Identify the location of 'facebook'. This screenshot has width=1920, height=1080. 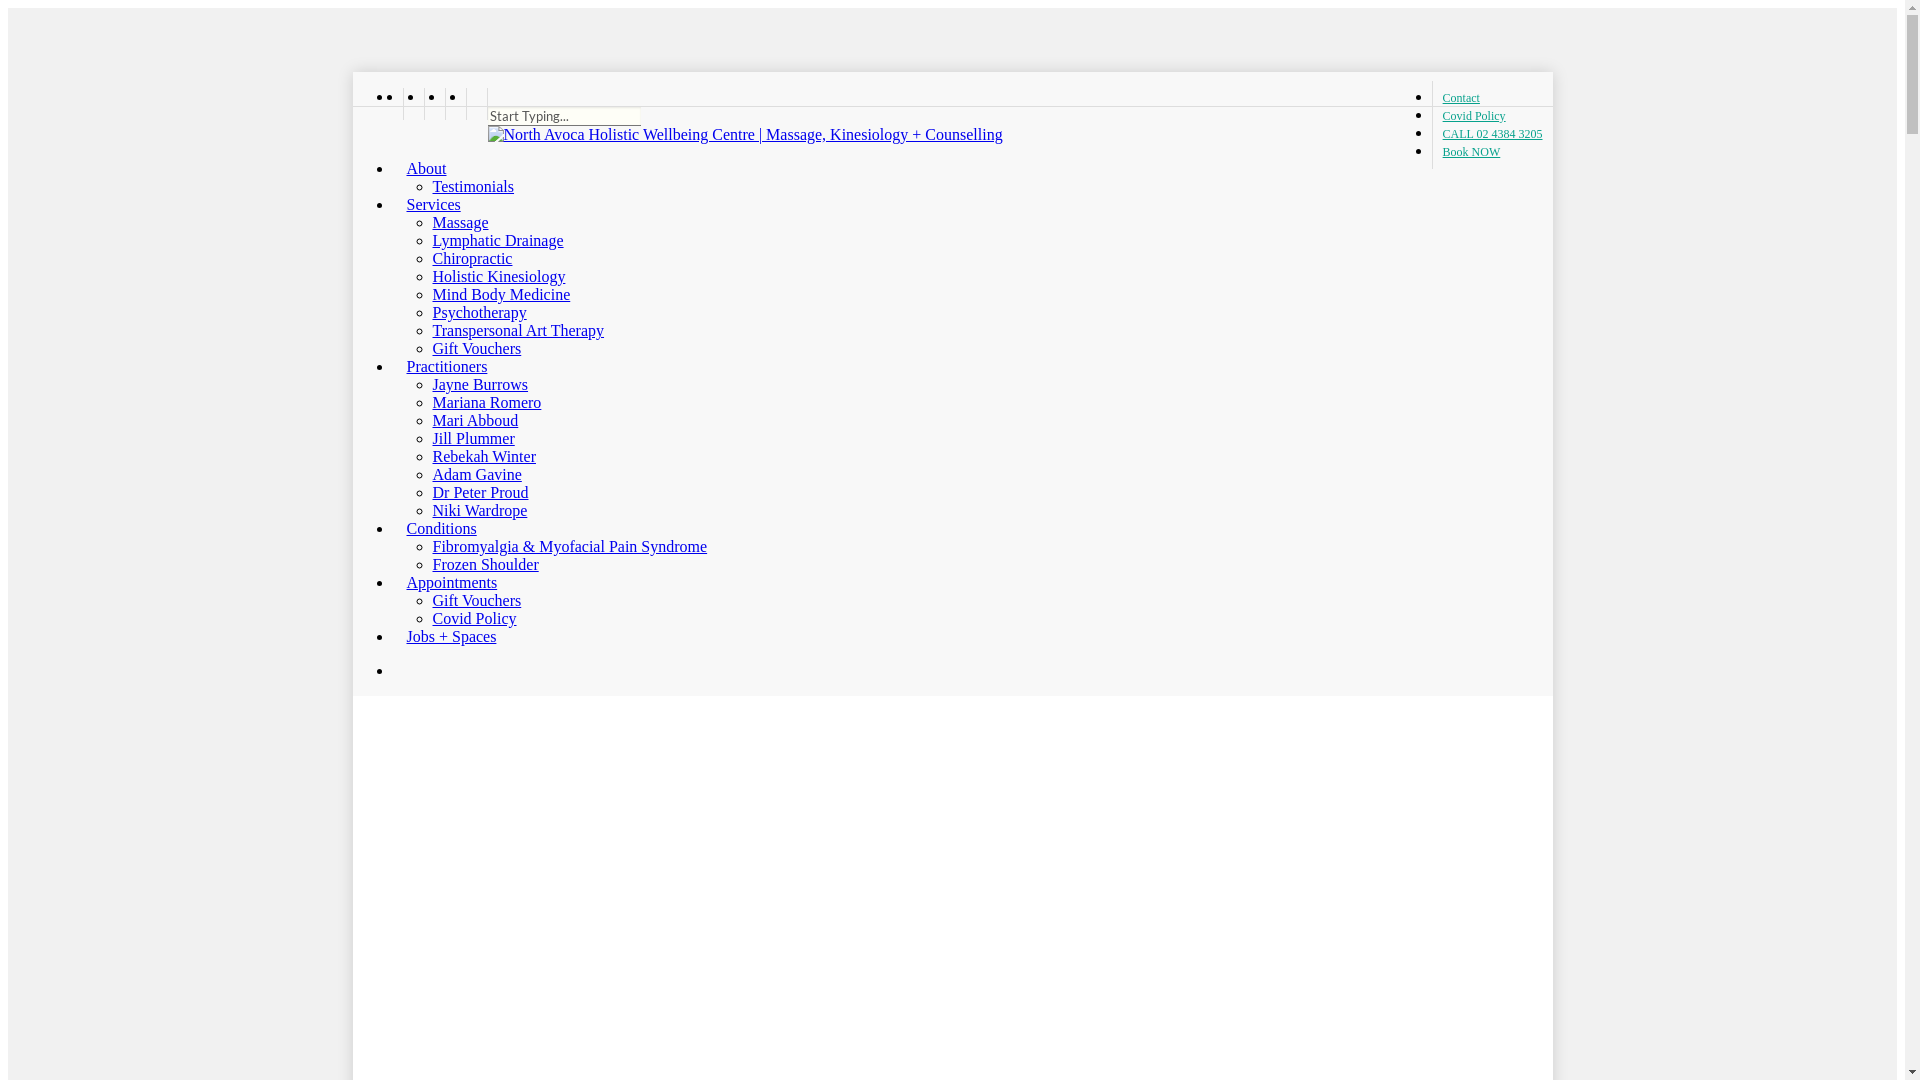
(411, 104).